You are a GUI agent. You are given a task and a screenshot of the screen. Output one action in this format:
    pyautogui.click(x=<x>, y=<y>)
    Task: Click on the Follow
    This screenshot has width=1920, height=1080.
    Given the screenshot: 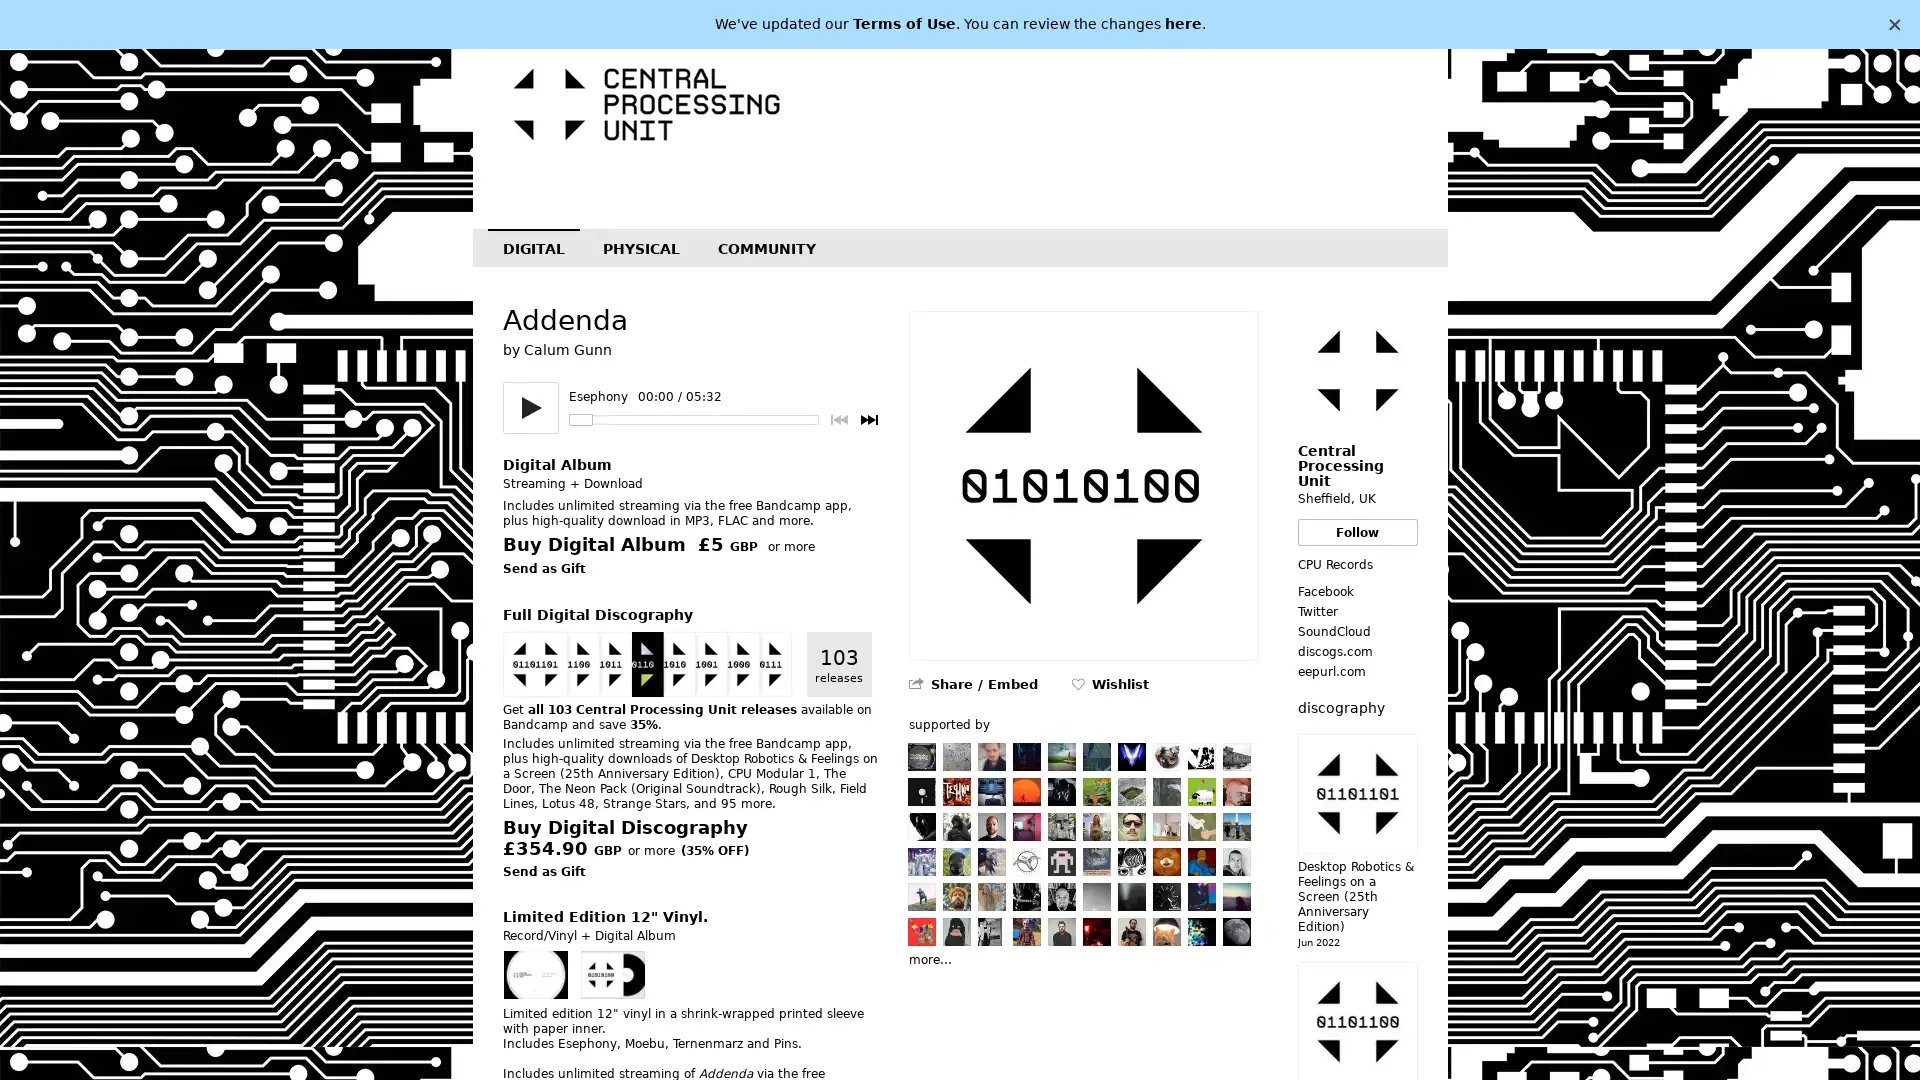 What is the action you would take?
    pyautogui.click(x=1357, y=531)
    